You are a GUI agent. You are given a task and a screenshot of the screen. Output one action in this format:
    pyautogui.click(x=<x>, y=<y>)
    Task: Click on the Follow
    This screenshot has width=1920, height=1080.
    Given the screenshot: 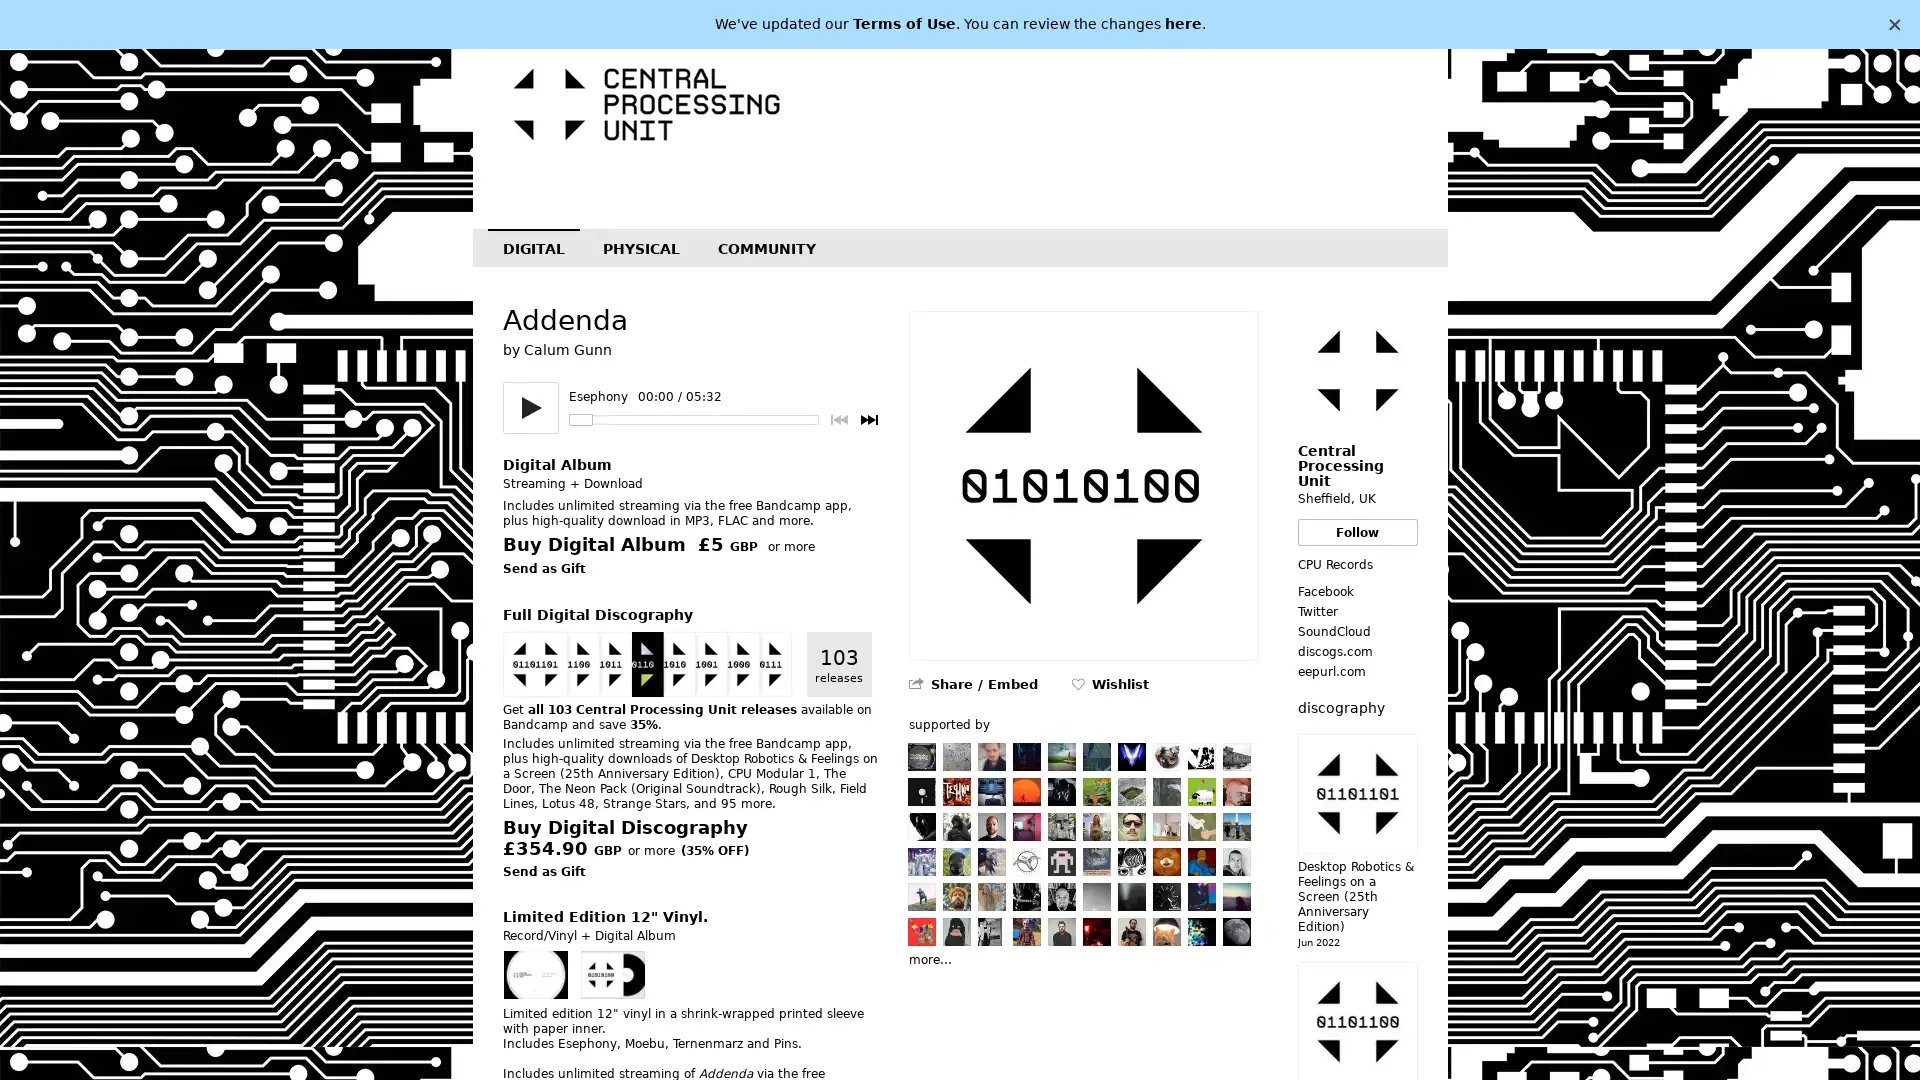 What is the action you would take?
    pyautogui.click(x=1357, y=531)
    